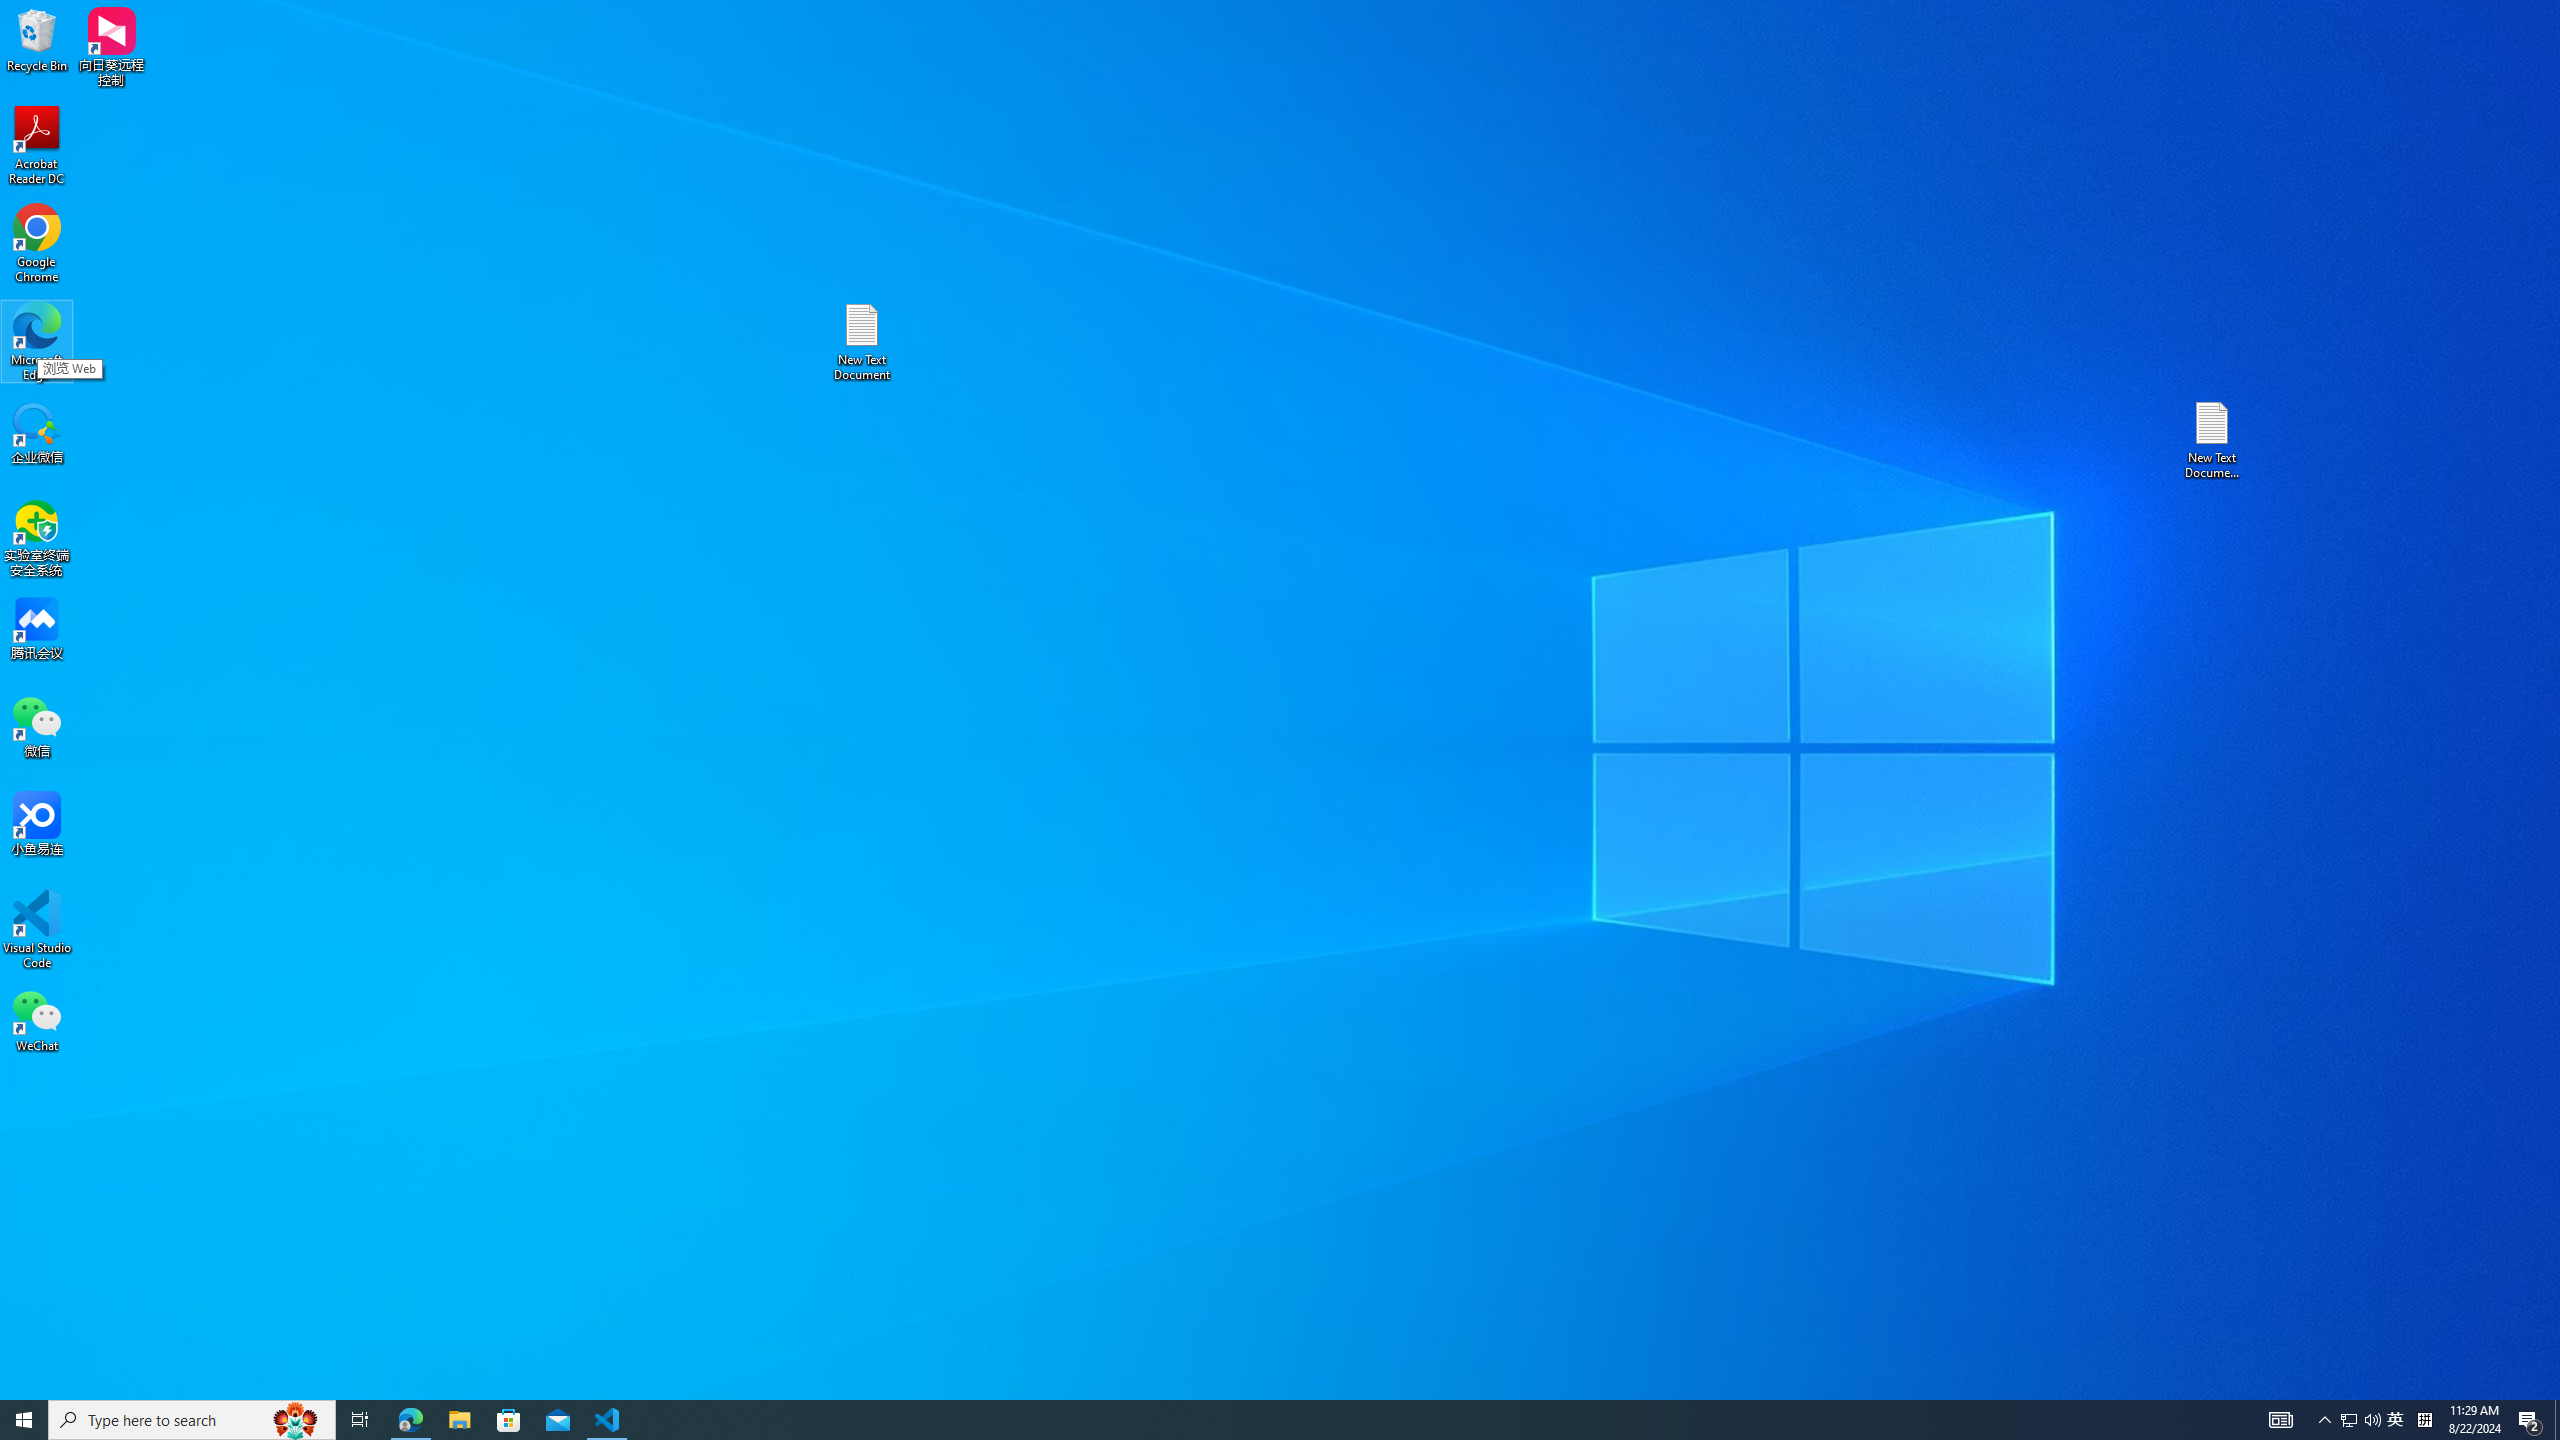  What do you see at coordinates (860, 341) in the screenshot?
I see `'New Text Document'` at bounding box center [860, 341].